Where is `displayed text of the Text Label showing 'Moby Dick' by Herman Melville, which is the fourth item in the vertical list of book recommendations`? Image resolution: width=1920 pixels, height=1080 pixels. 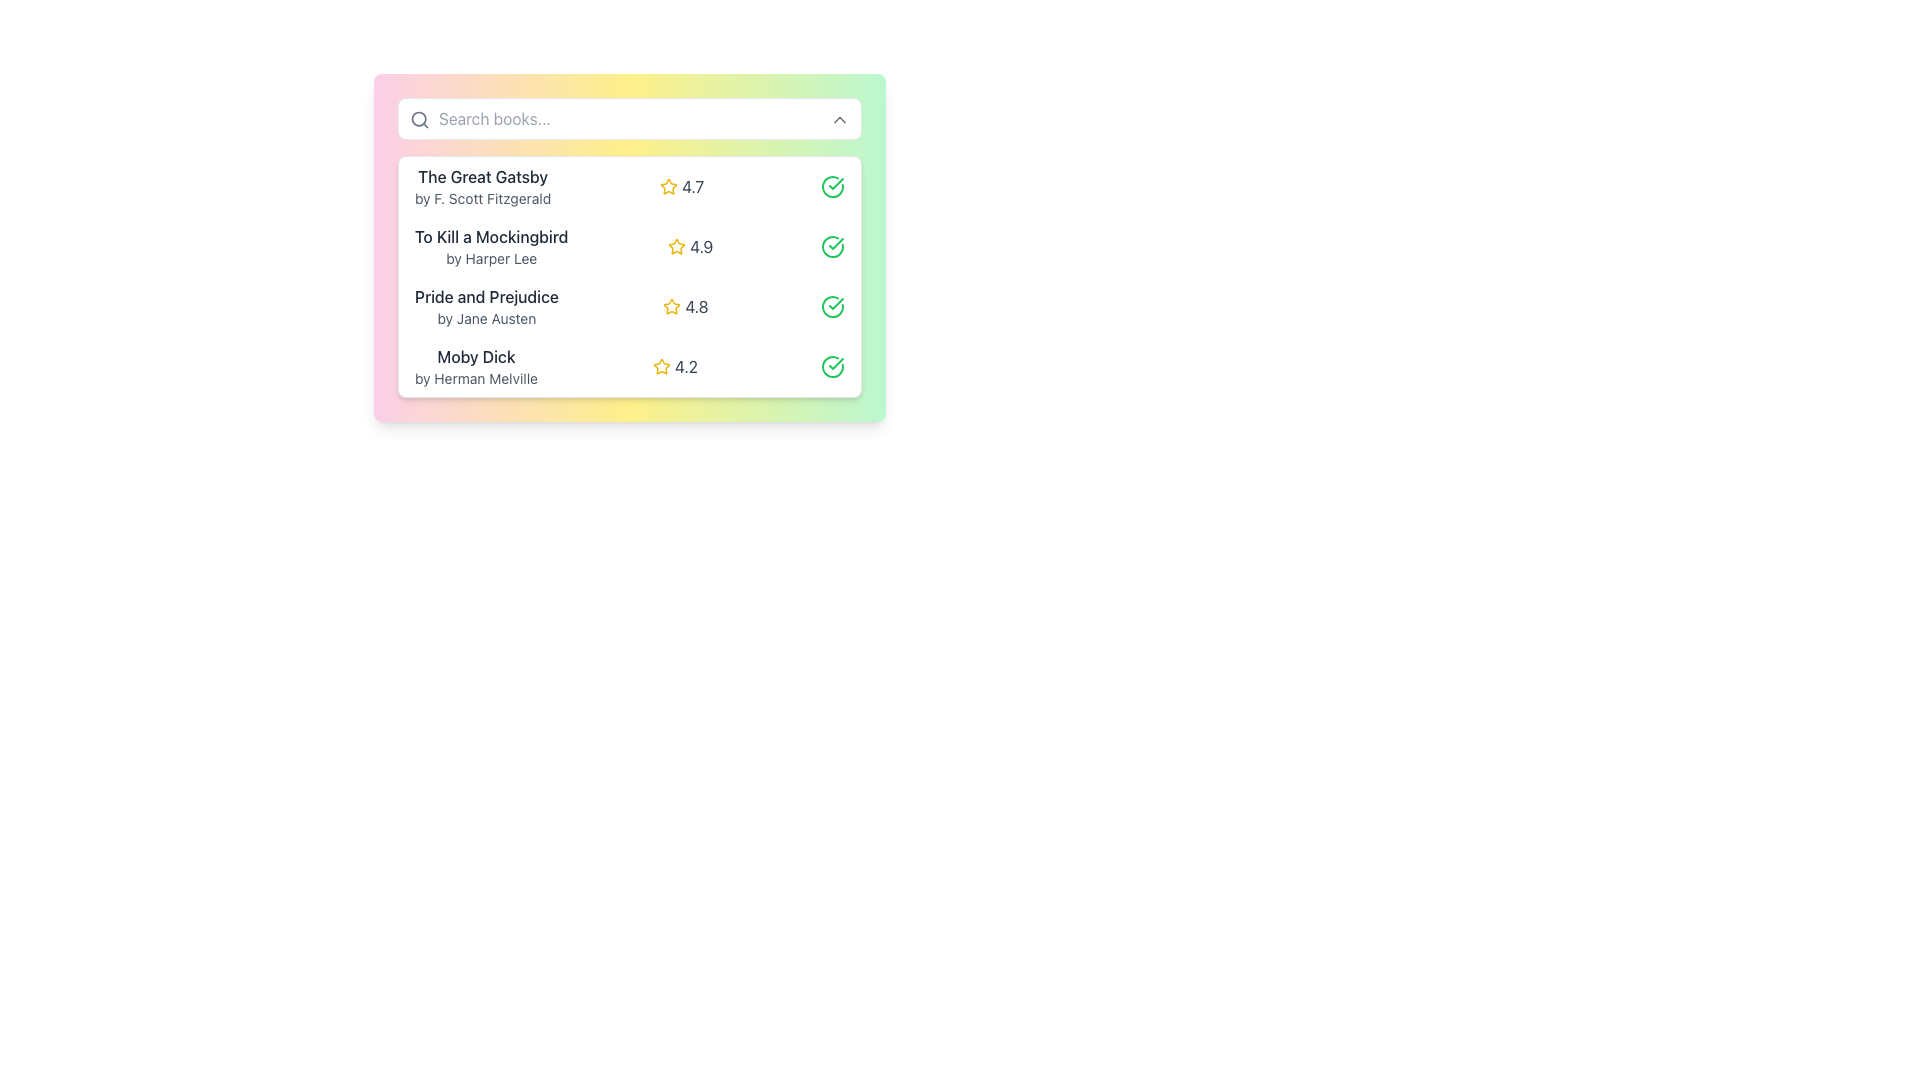 displayed text of the Text Label showing 'Moby Dick' by Herman Melville, which is the fourth item in the vertical list of book recommendations is located at coordinates (475, 366).